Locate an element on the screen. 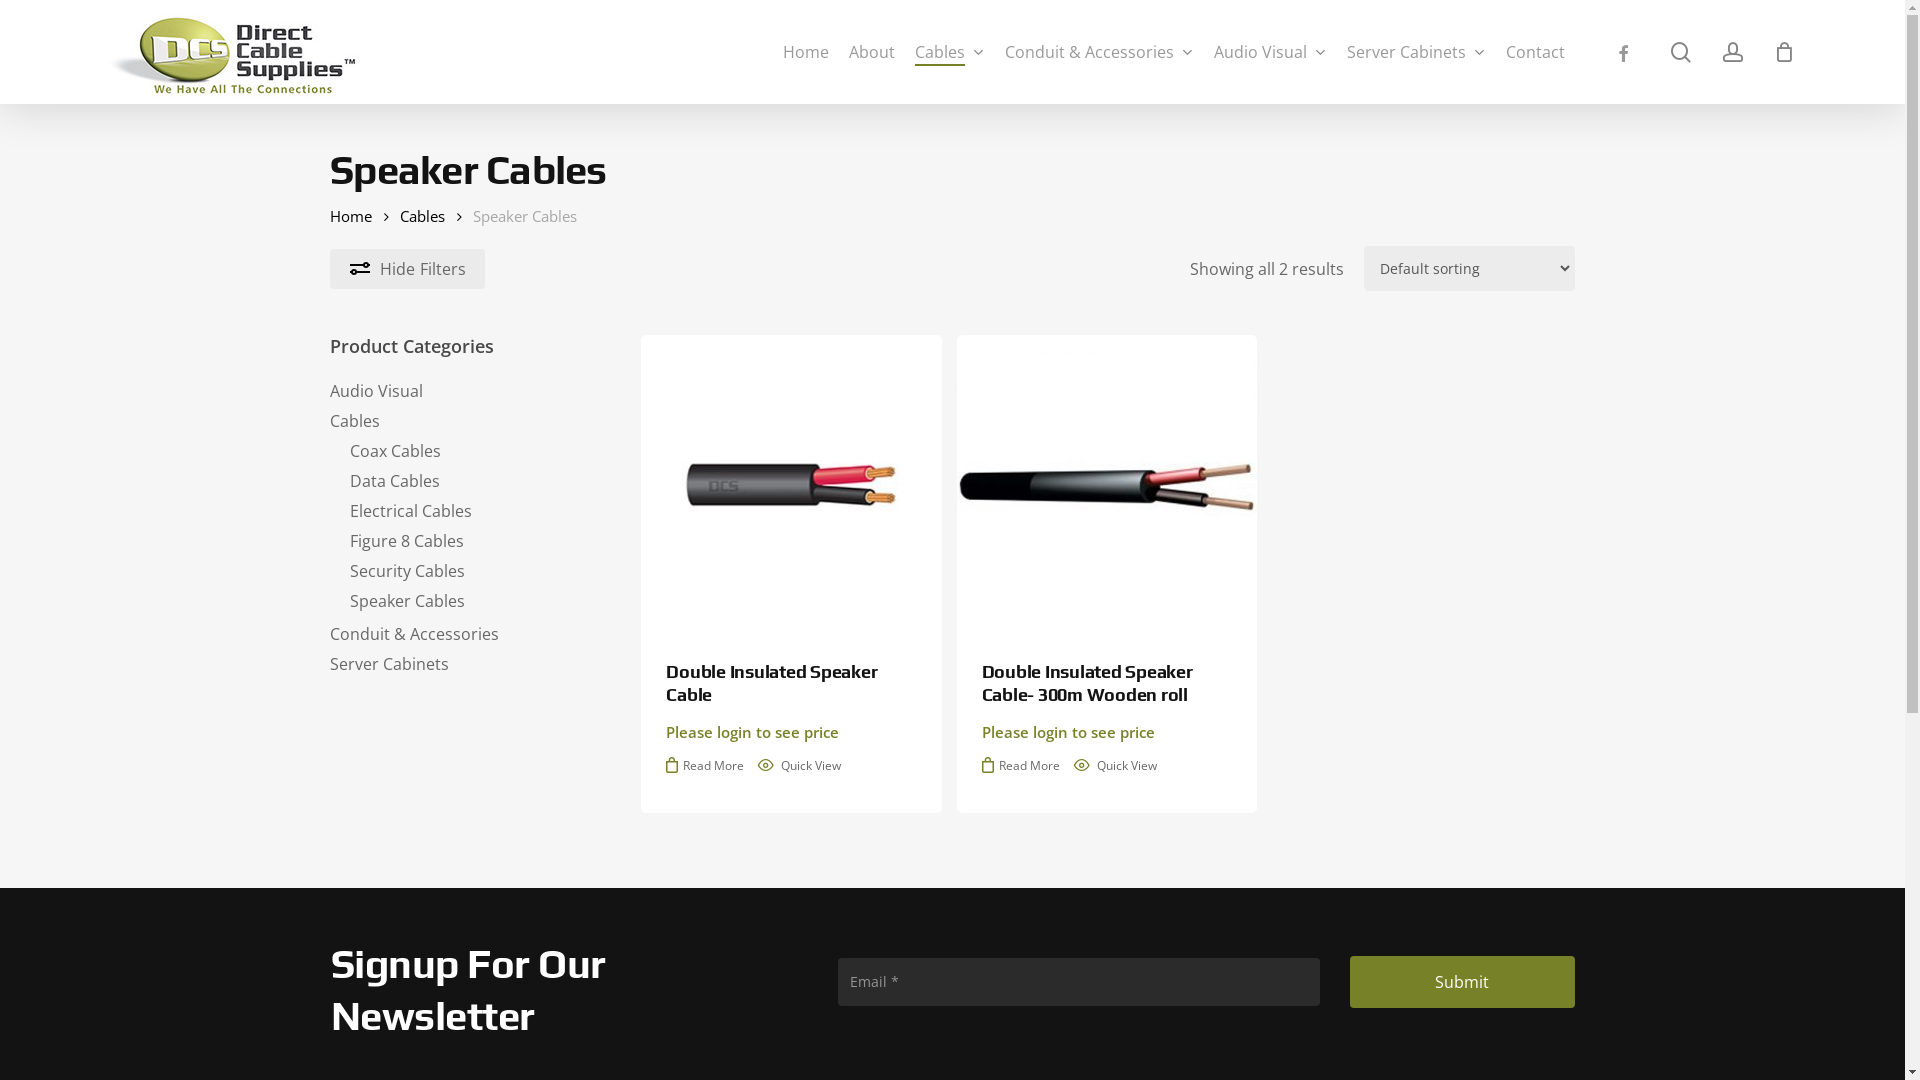  'Coax Cables' is located at coordinates (469, 451).